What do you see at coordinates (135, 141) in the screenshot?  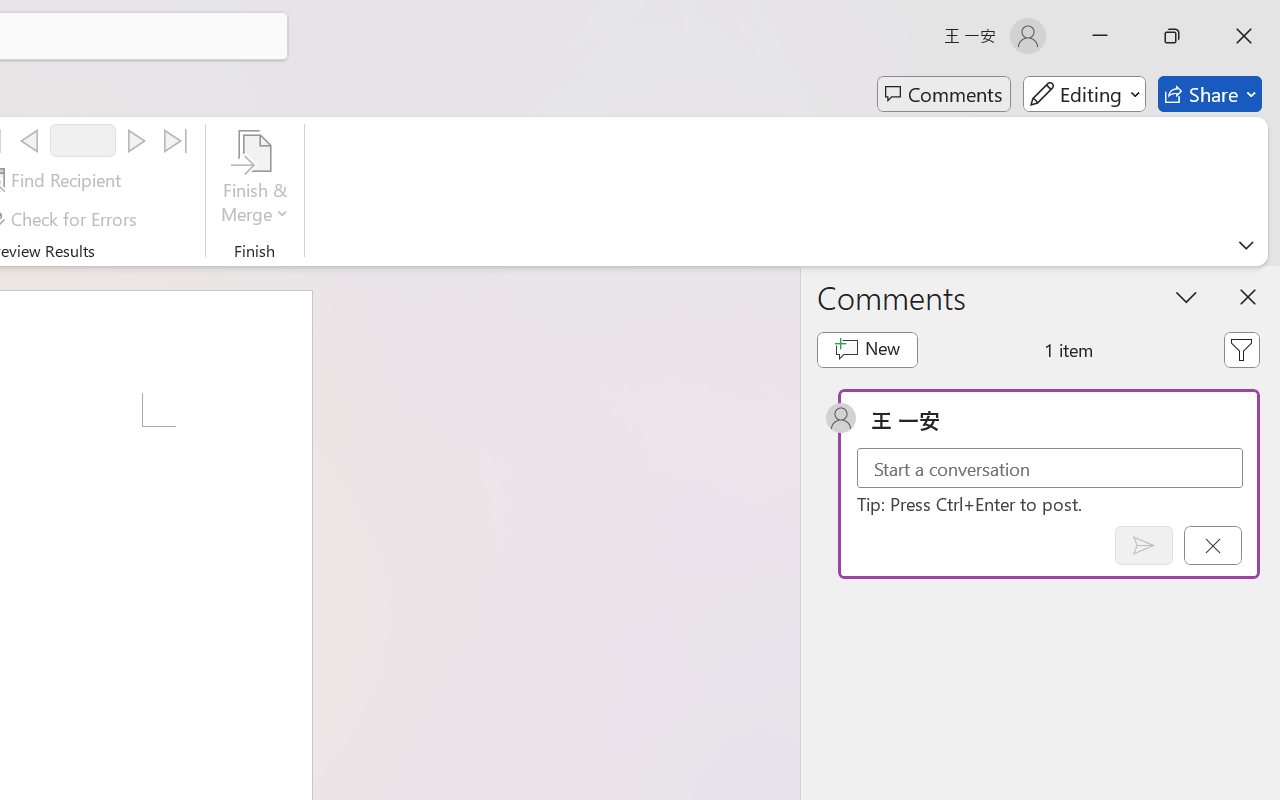 I see `'Next'` at bounding box center [135, 141].